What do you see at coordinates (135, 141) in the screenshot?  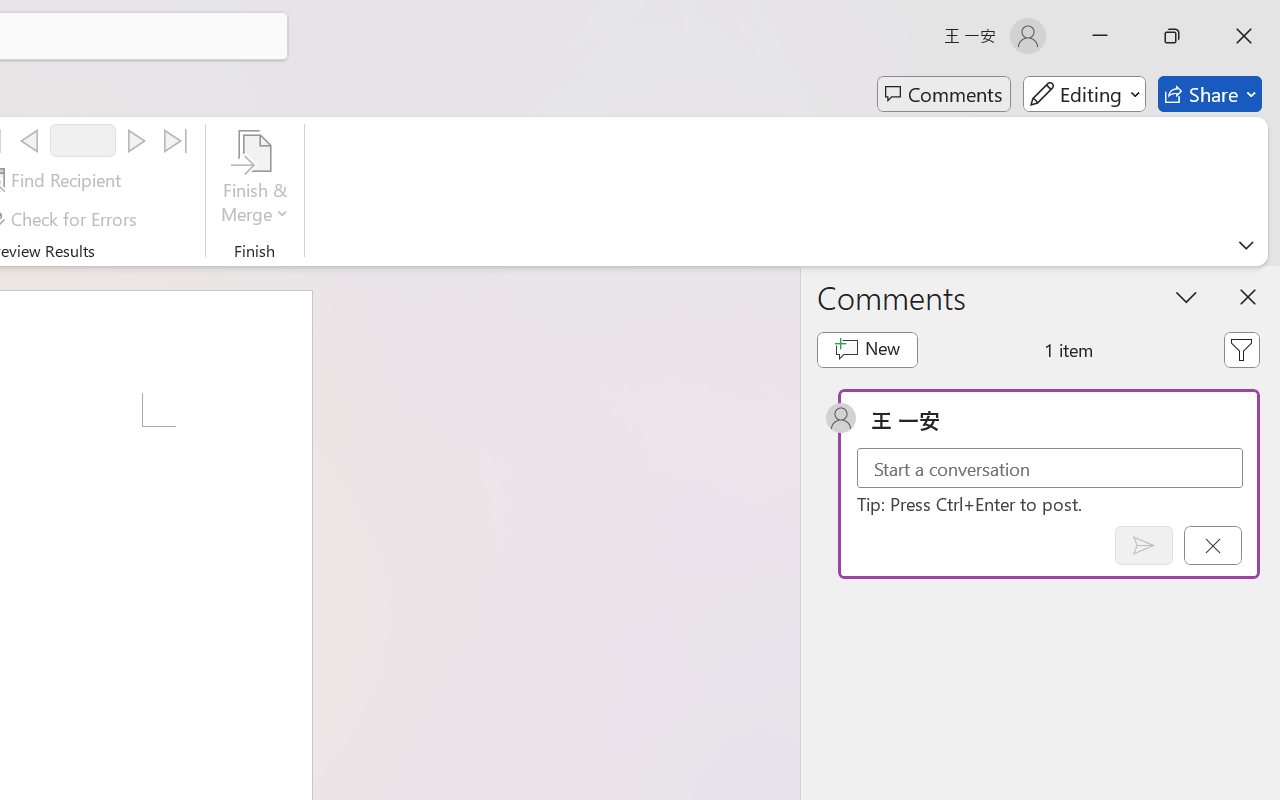 I see `'Next'` at bounding box center [135, 141].